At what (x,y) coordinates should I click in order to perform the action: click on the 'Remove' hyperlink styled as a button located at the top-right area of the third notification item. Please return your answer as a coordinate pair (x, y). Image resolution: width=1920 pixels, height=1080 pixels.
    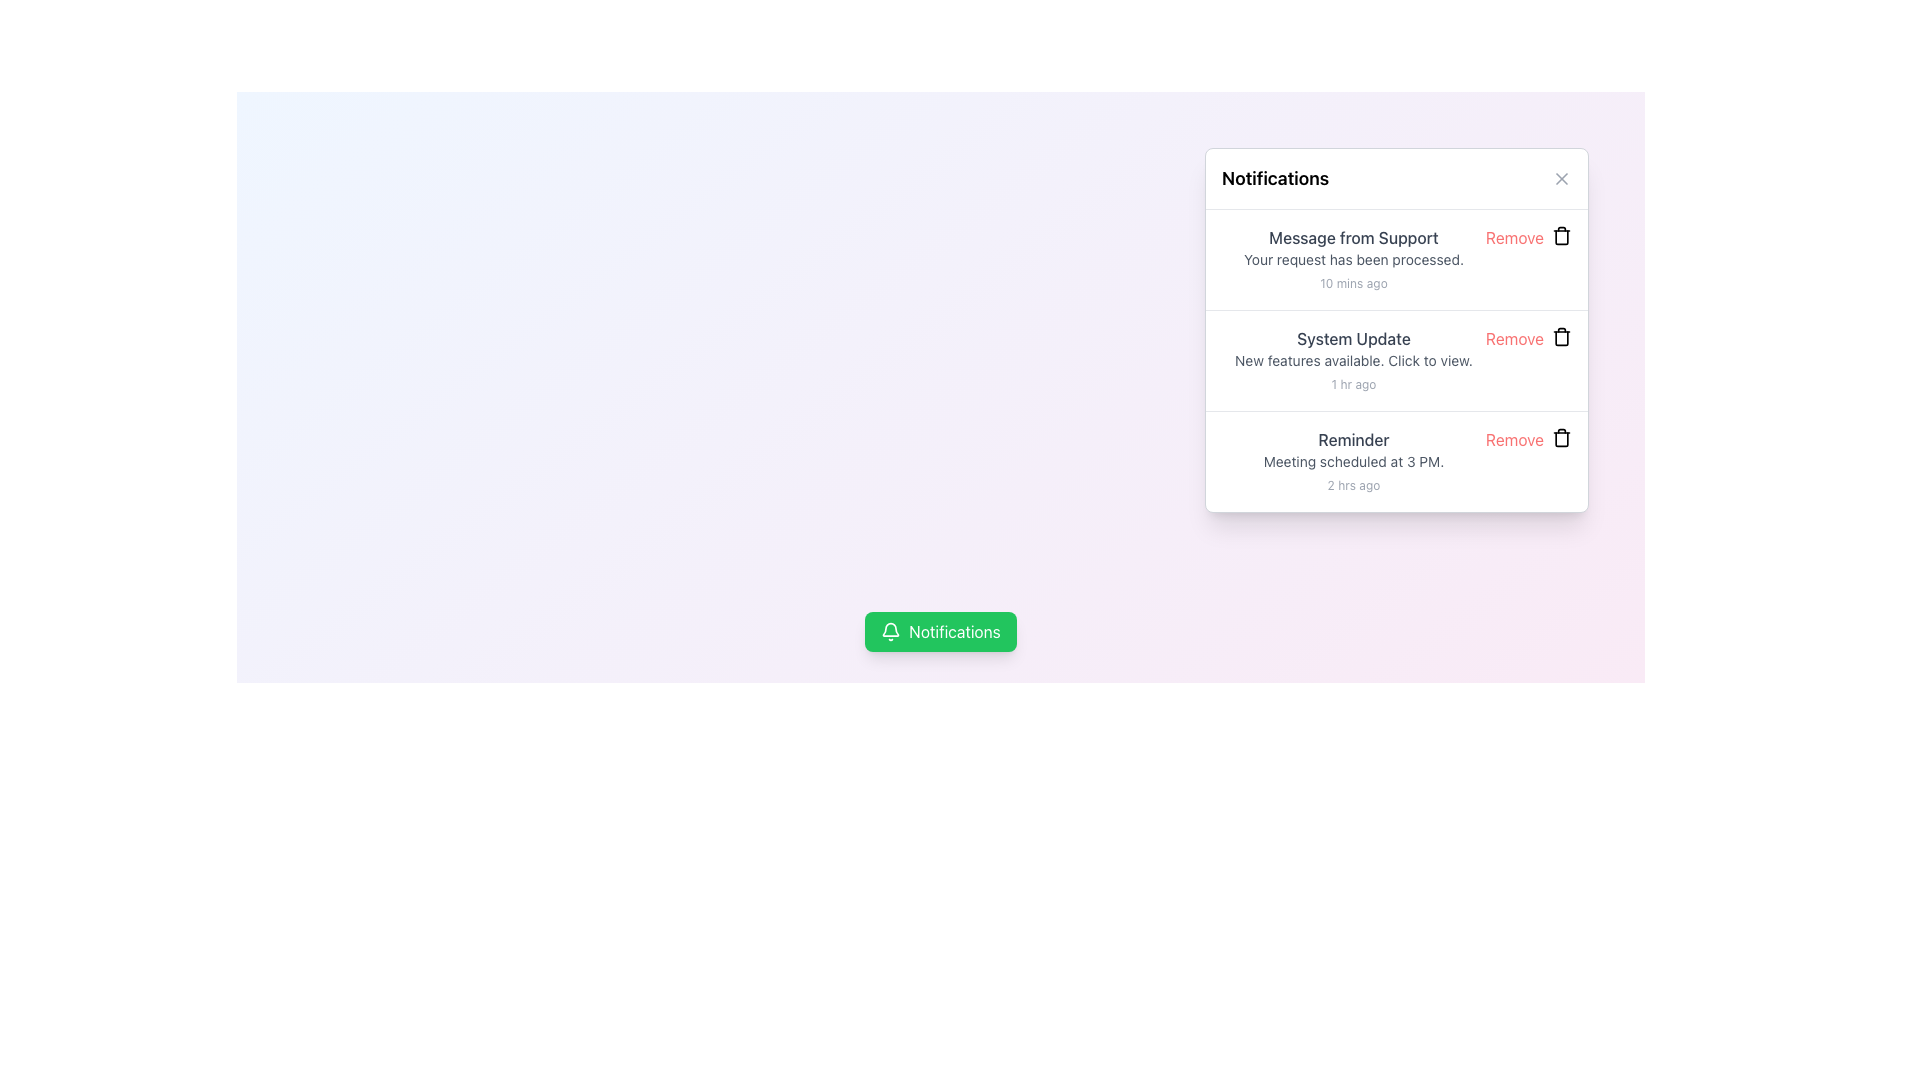
    Looking at the image, I should click on (1515, 438).